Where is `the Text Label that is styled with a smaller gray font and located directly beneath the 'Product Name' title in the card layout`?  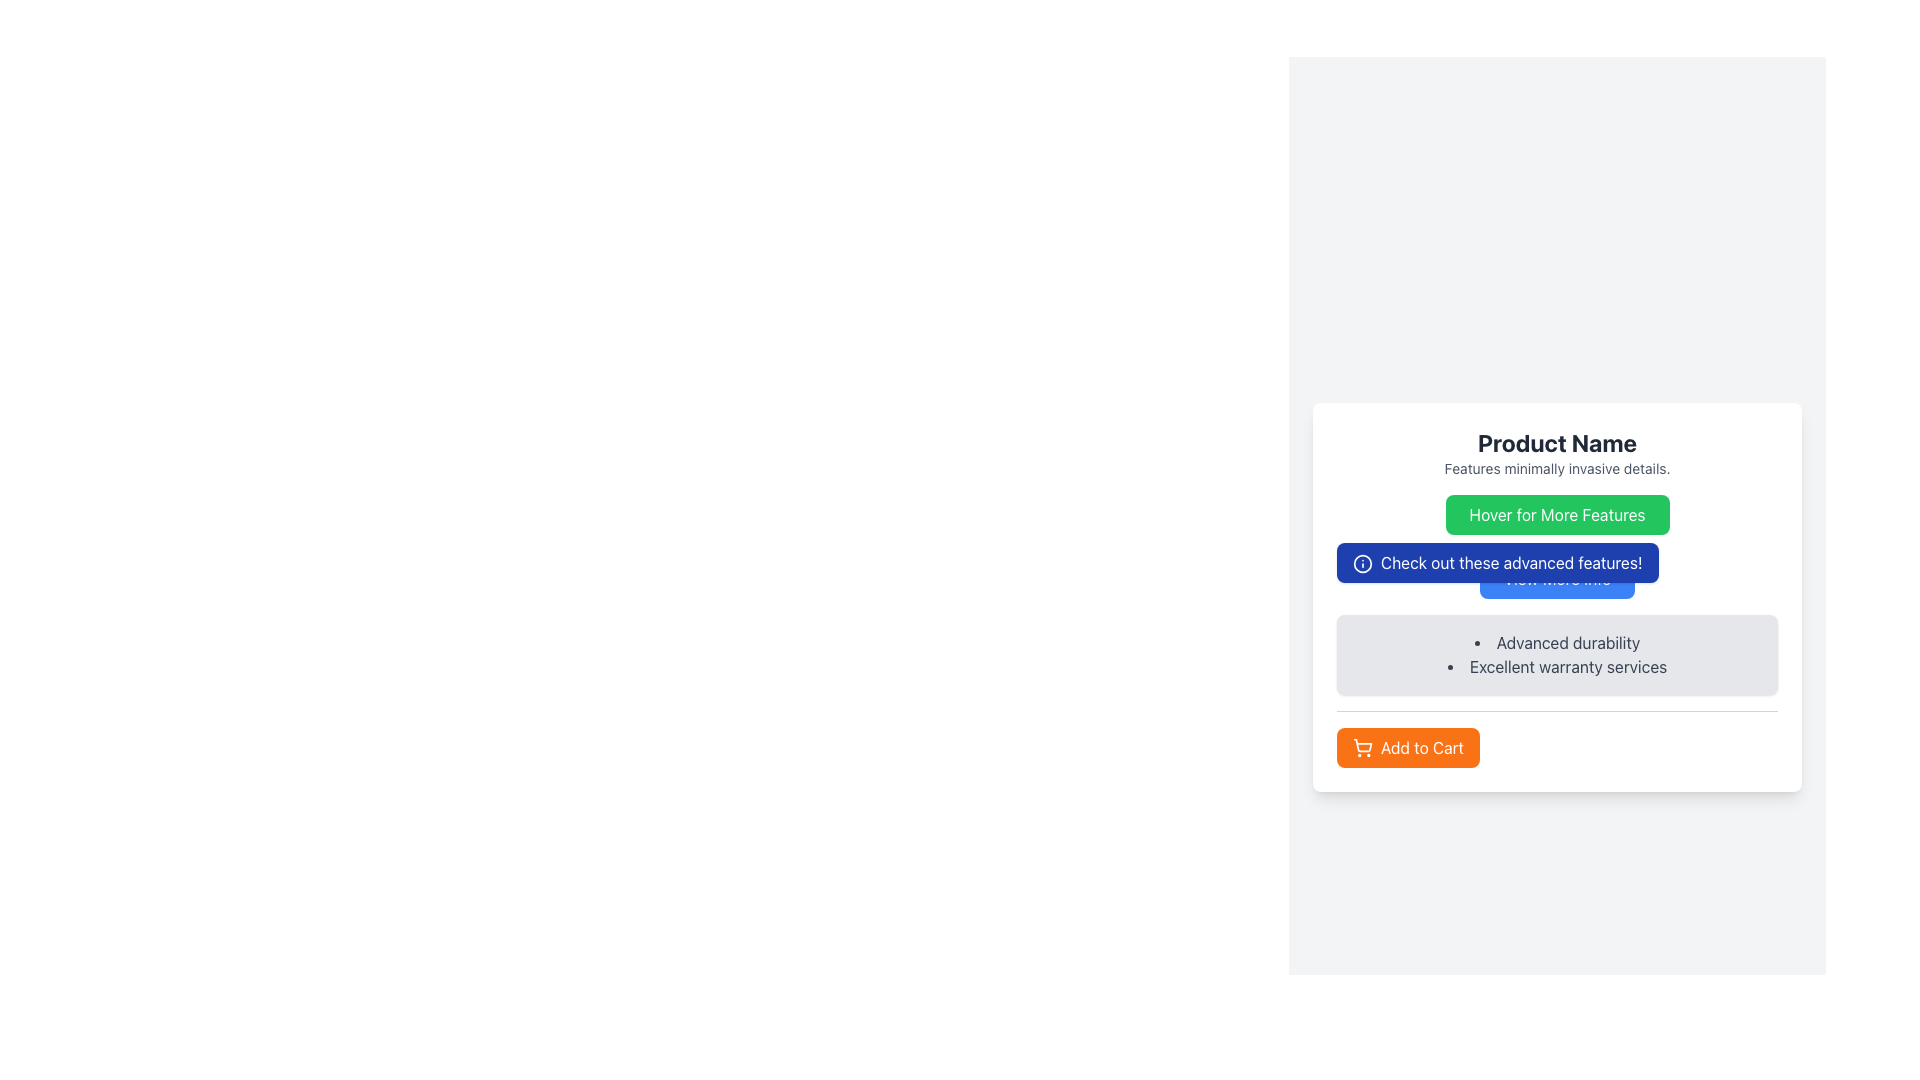 the Text Label that is styled with a smaller gray font and located directly beneath the 'Product Name' title in the card layout is located at coordinates (1556, 468).